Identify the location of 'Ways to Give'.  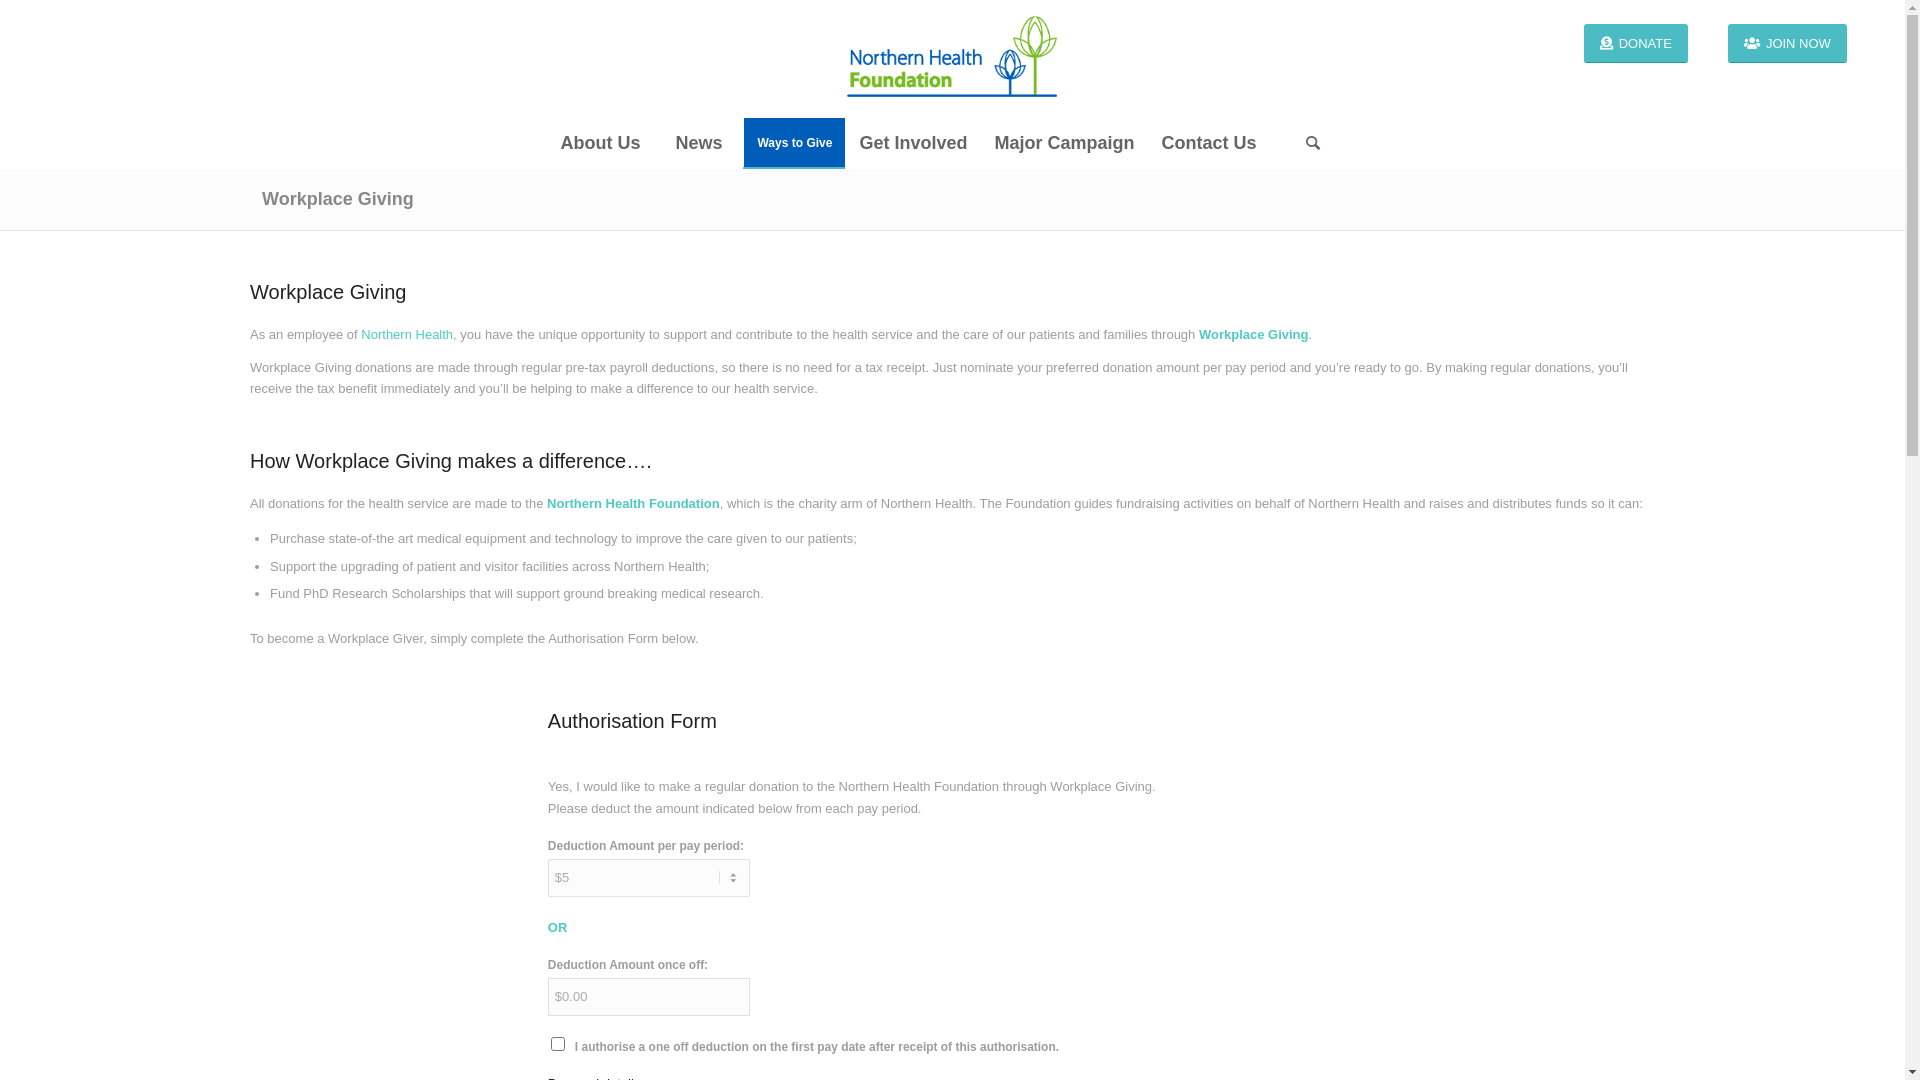
(792, 141).